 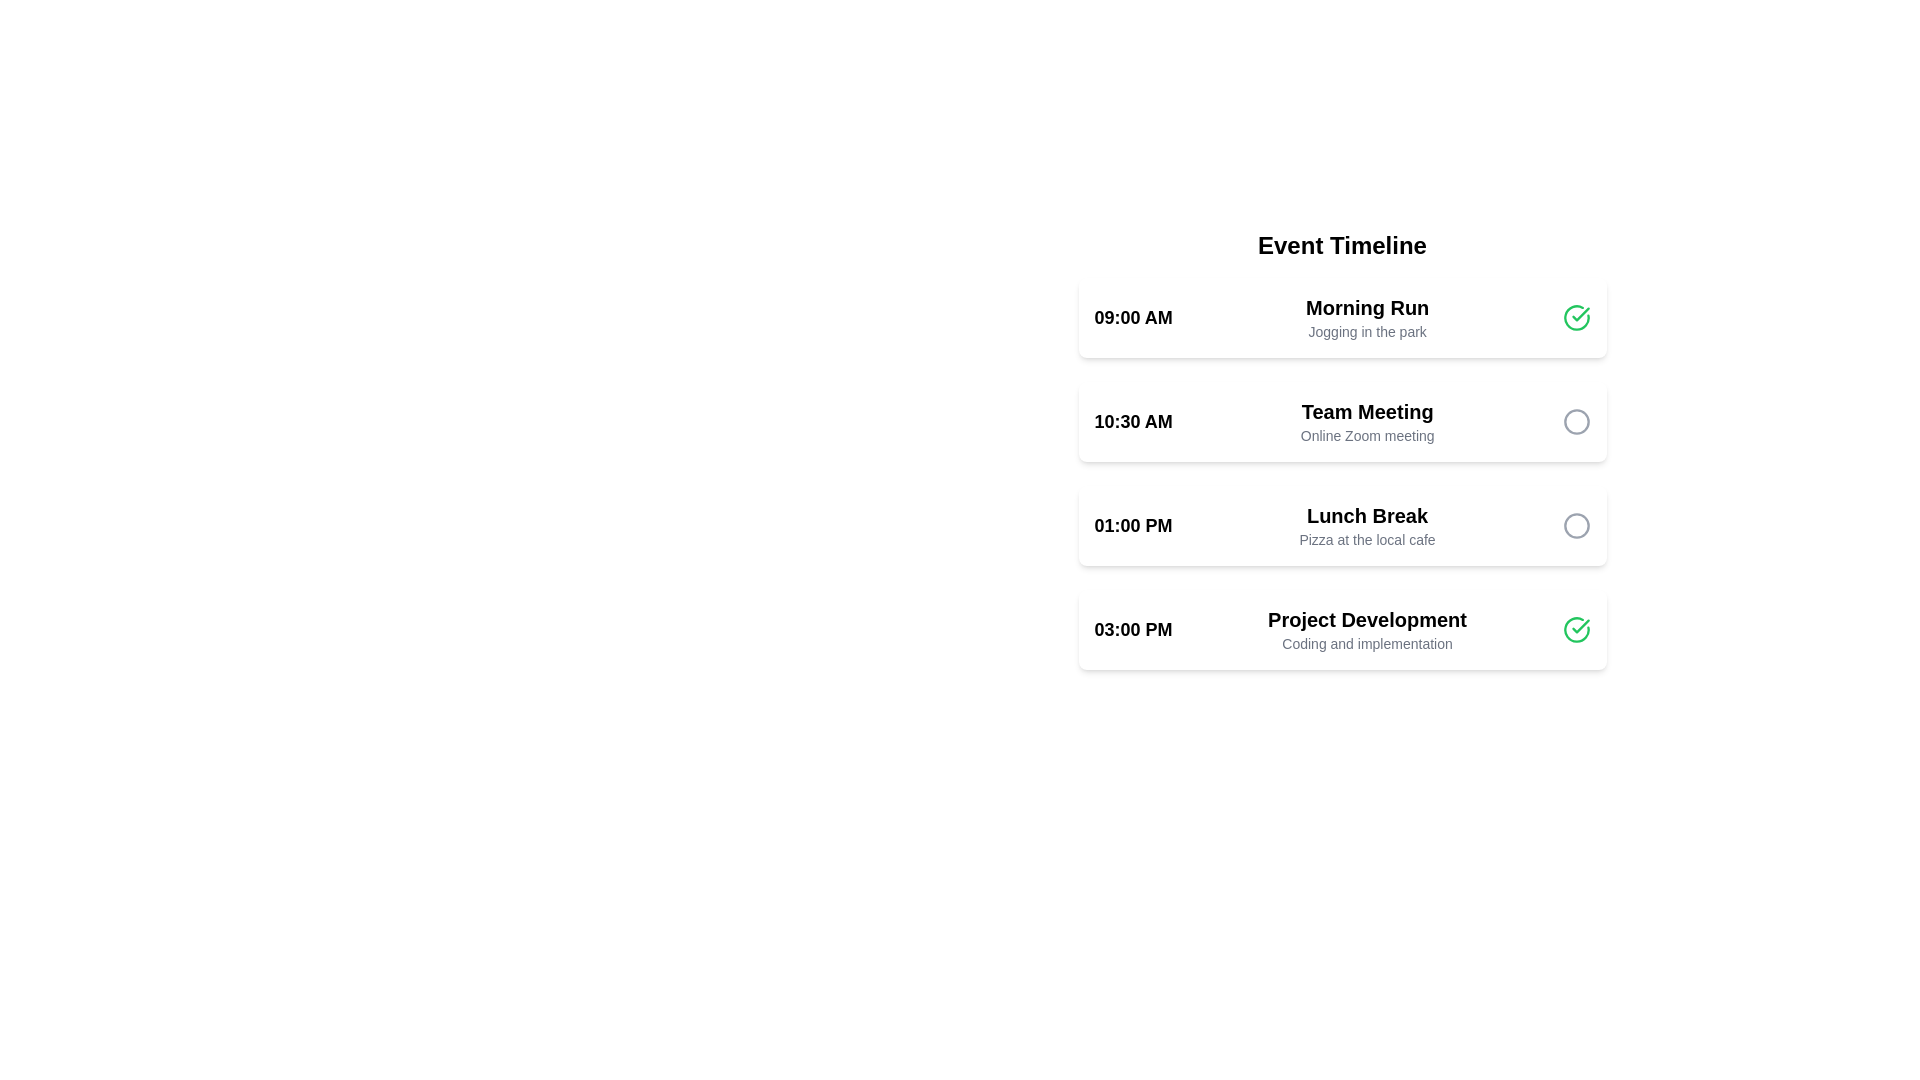 I want to click on the green circular icon with a checkmark symbol within it, which is the last subcomponent of the '09:00 AM Morning Run' entry in the 'Event Timeline', so click(x=1575, y=316).